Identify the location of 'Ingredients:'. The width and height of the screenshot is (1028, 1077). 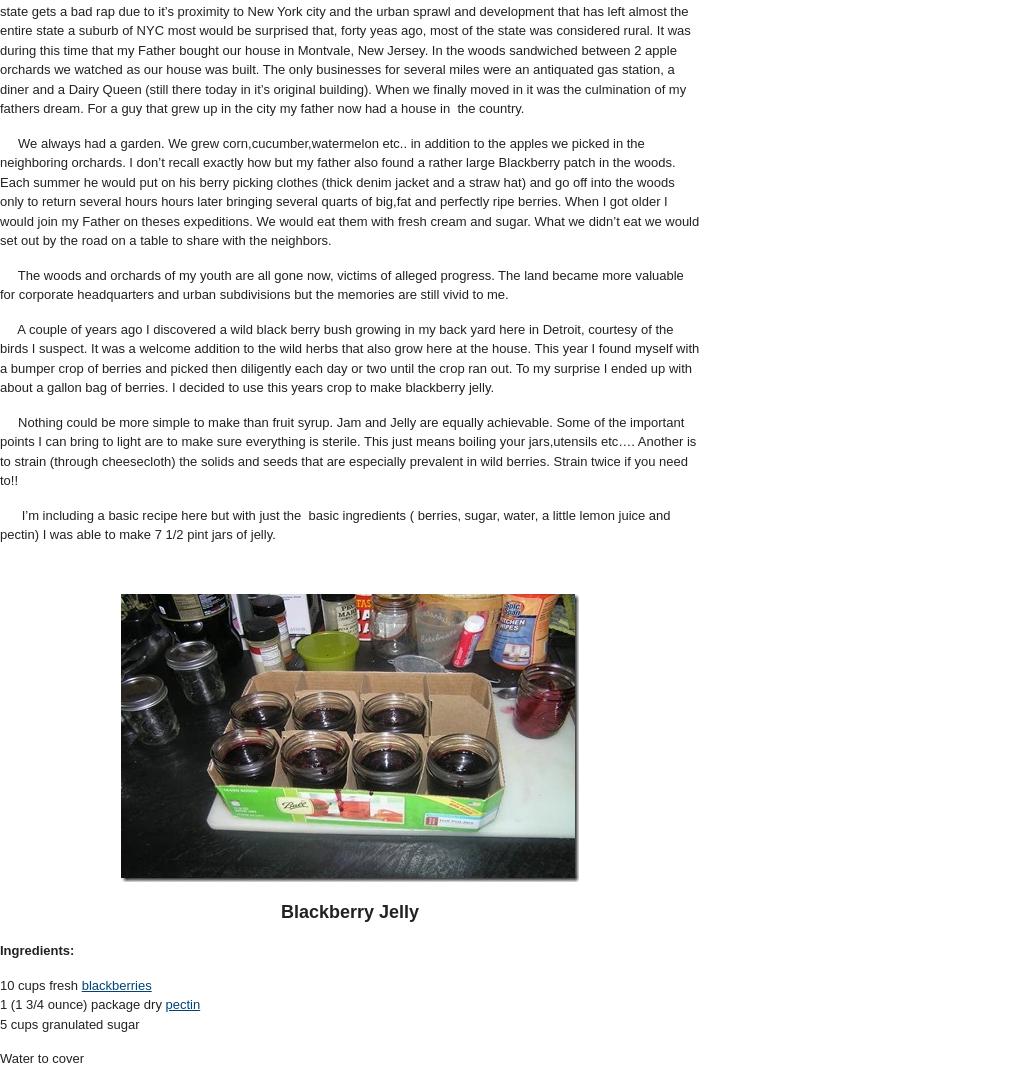
(37, 949).